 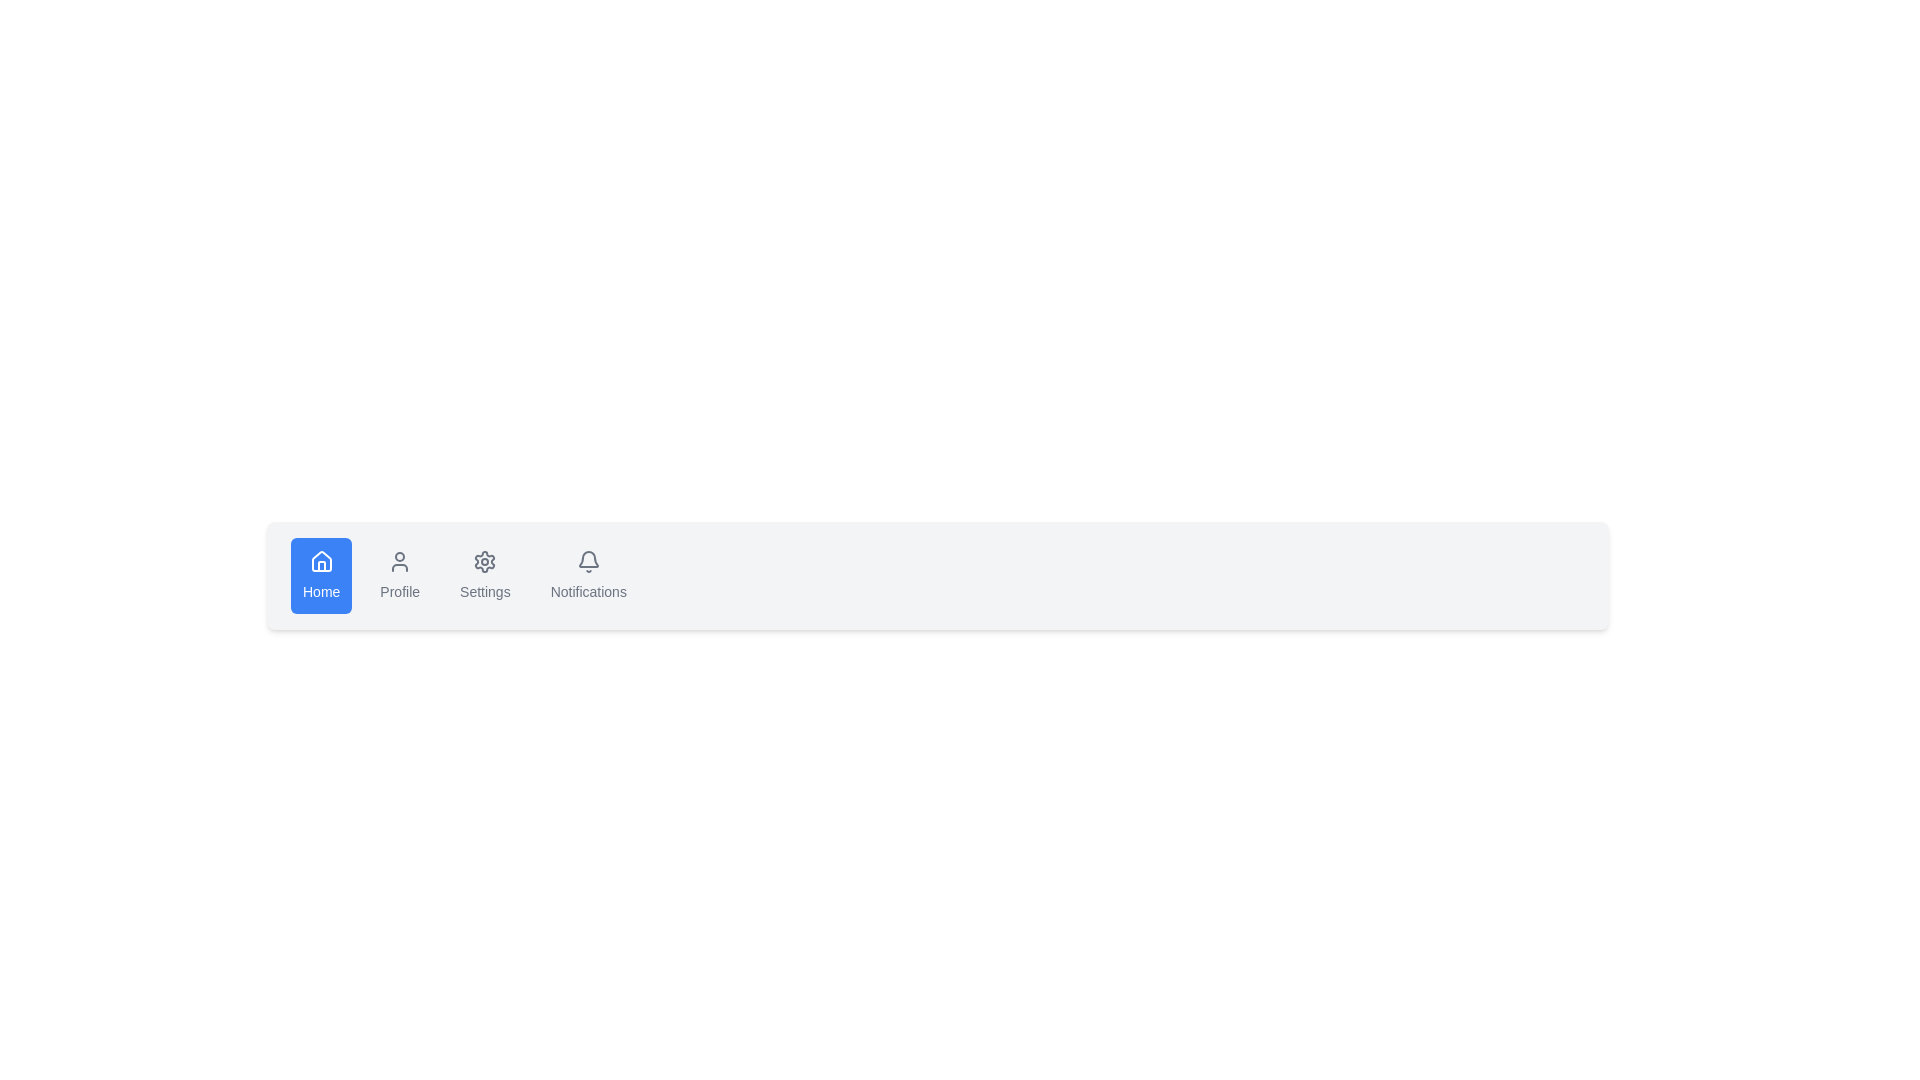 I want to click on the 'Notifications' button in the navigation bar, so click(x=587, y=575).